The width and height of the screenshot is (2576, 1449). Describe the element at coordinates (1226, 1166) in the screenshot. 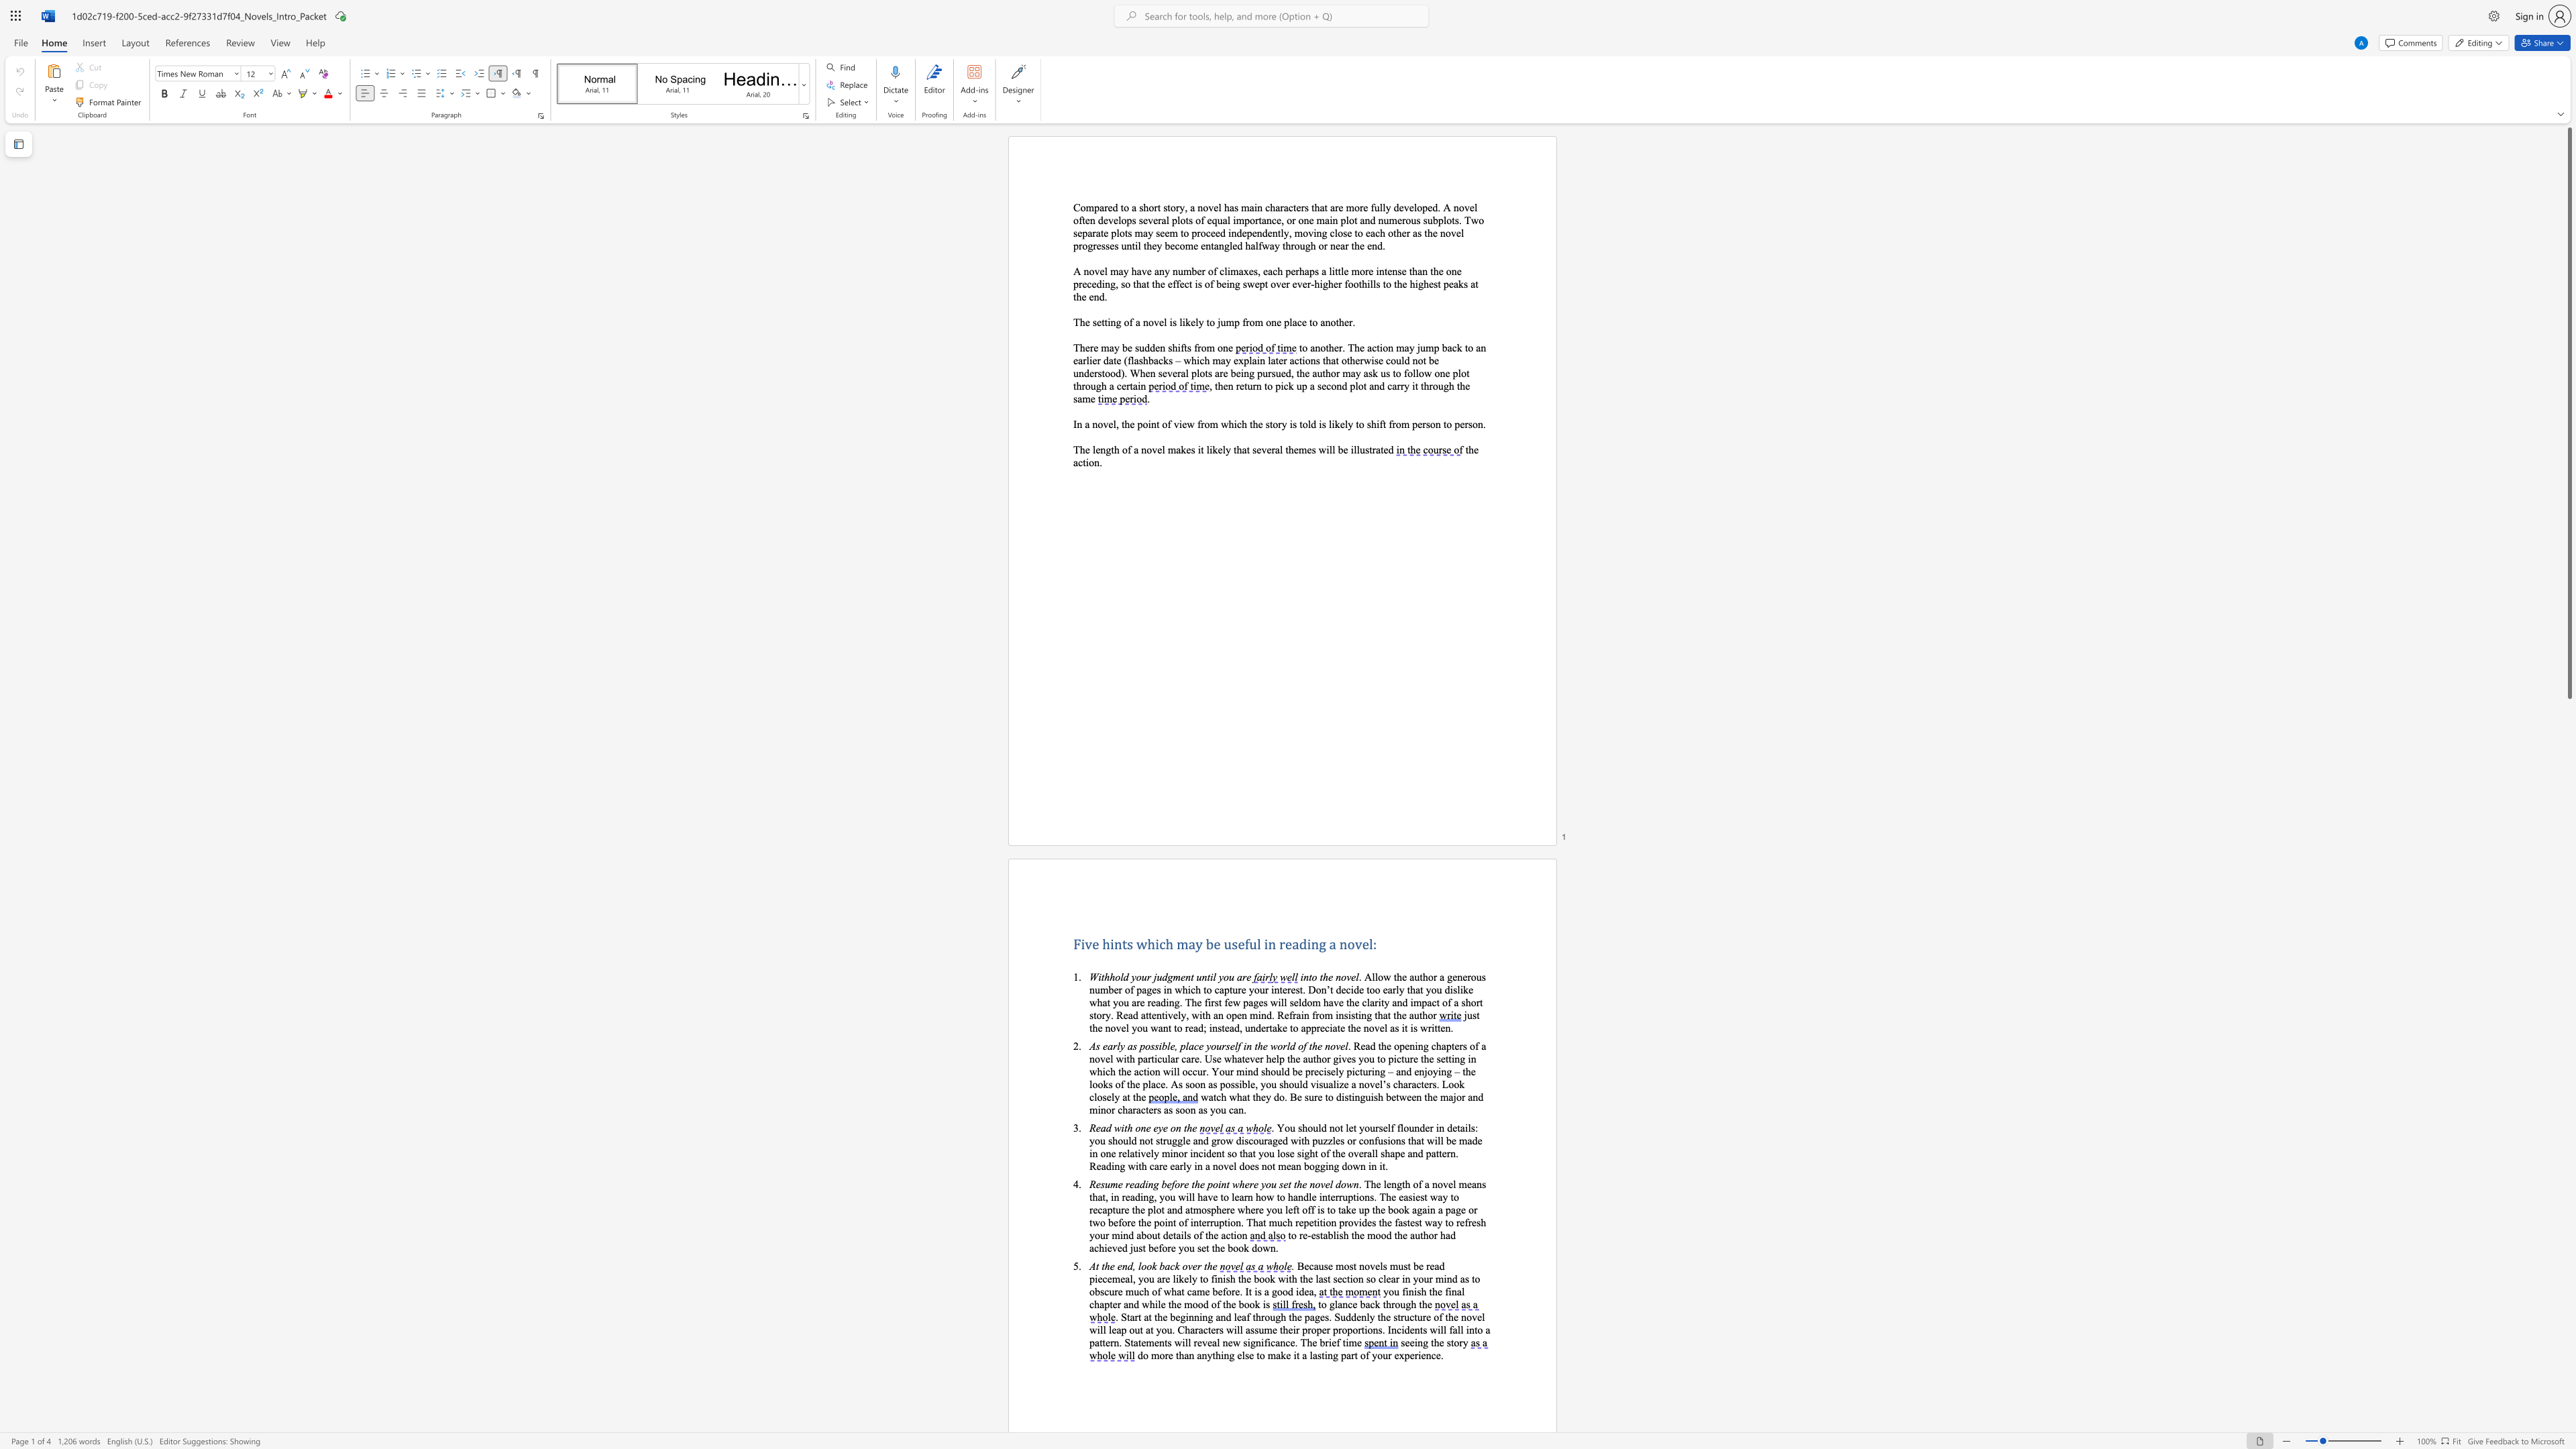

I see `the 2th character "v" in the text` at that location.